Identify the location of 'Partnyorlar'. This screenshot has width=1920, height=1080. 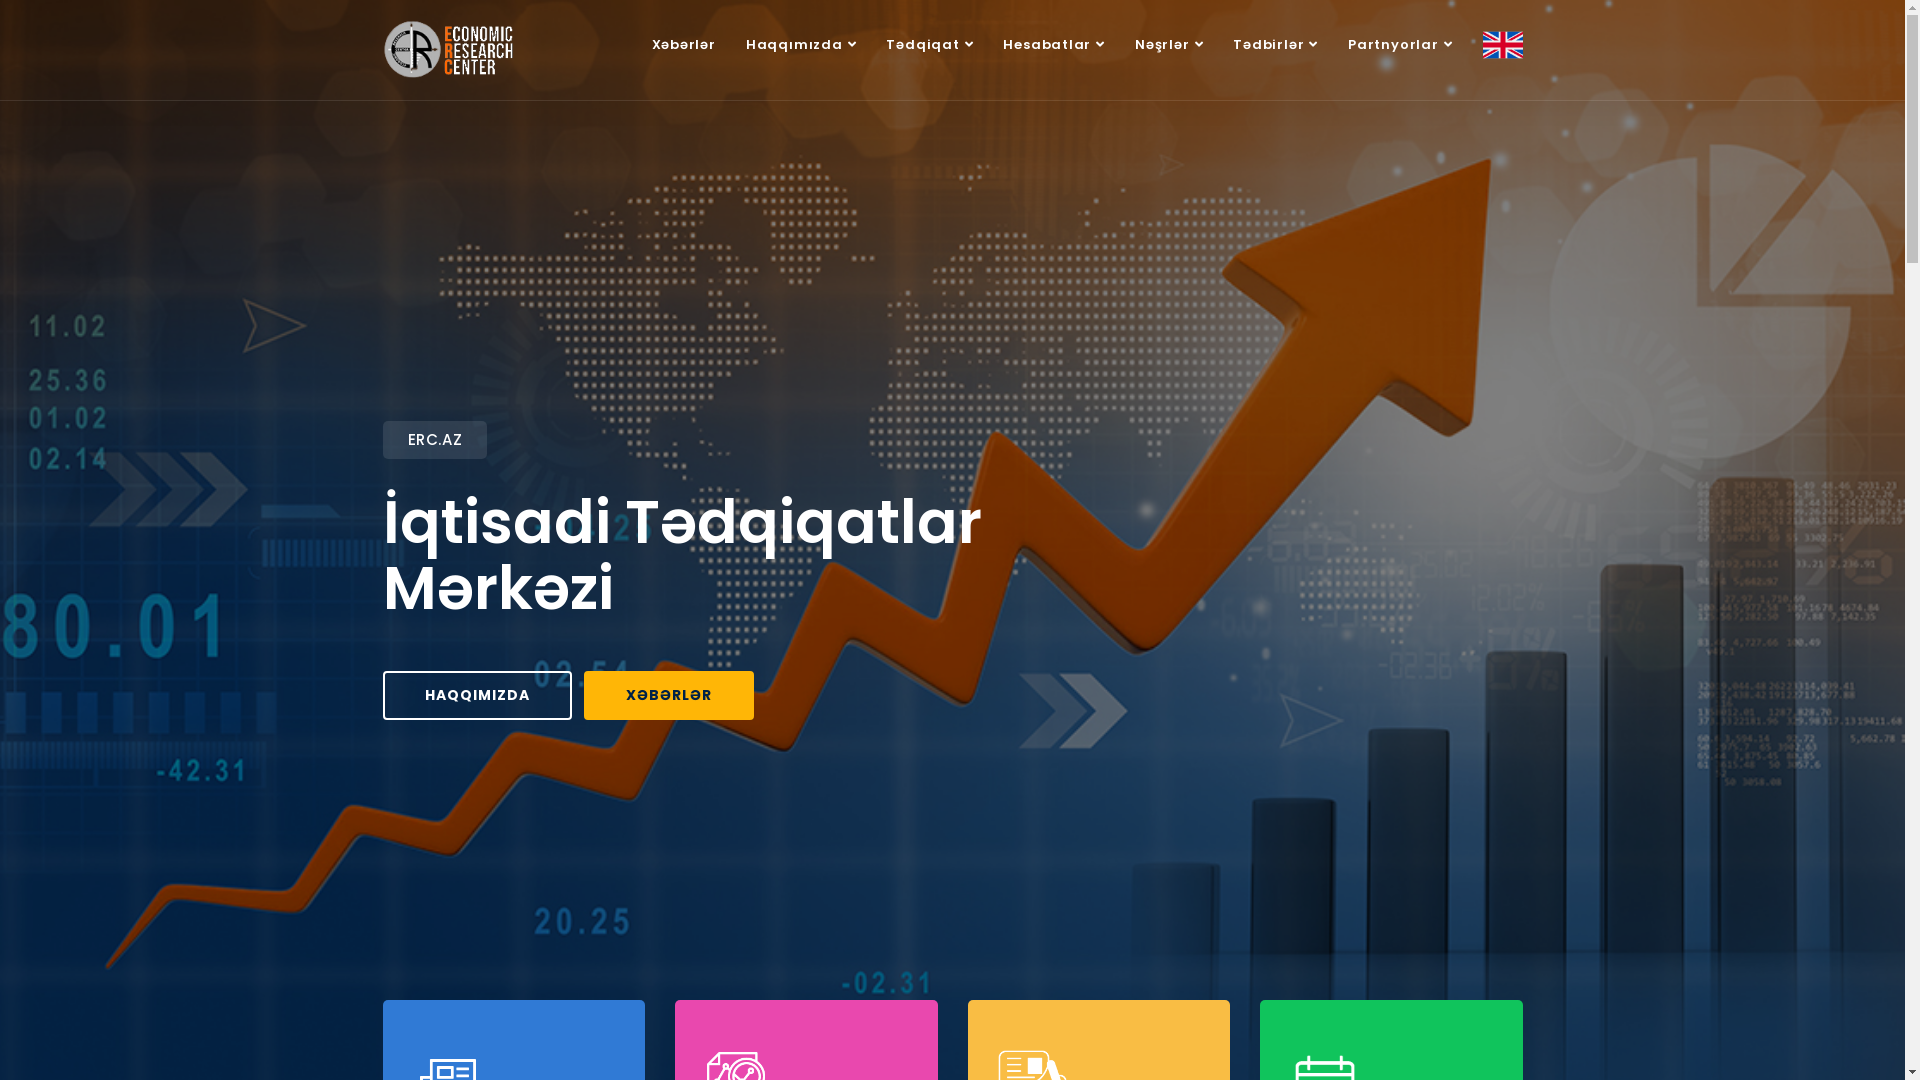
(1333, 45).